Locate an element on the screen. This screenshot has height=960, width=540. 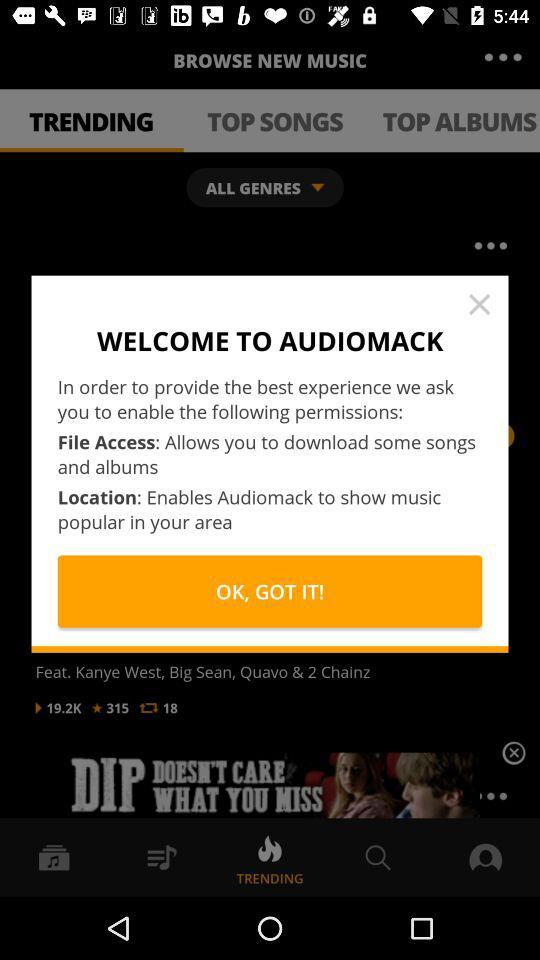
the avatar icon is located at coordinates (499, 846).